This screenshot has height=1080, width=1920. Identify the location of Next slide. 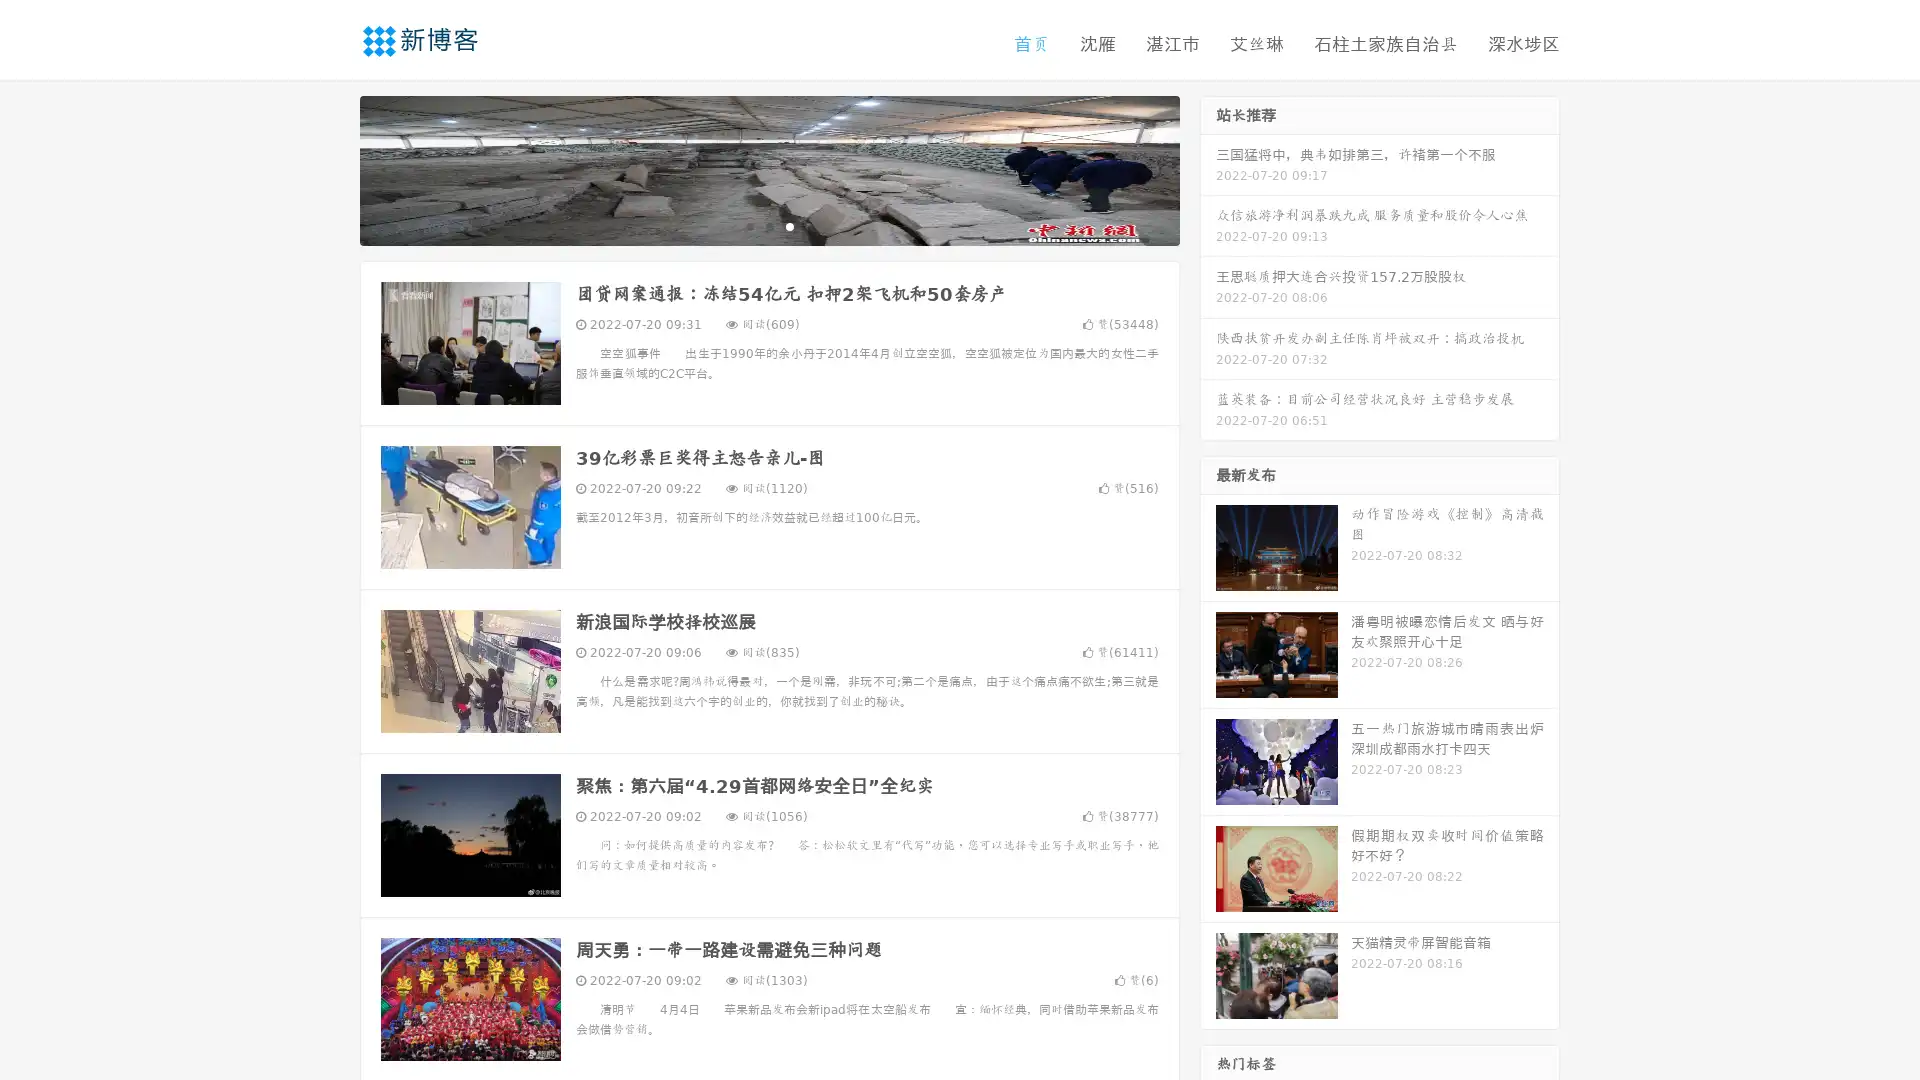
(1208, 168).